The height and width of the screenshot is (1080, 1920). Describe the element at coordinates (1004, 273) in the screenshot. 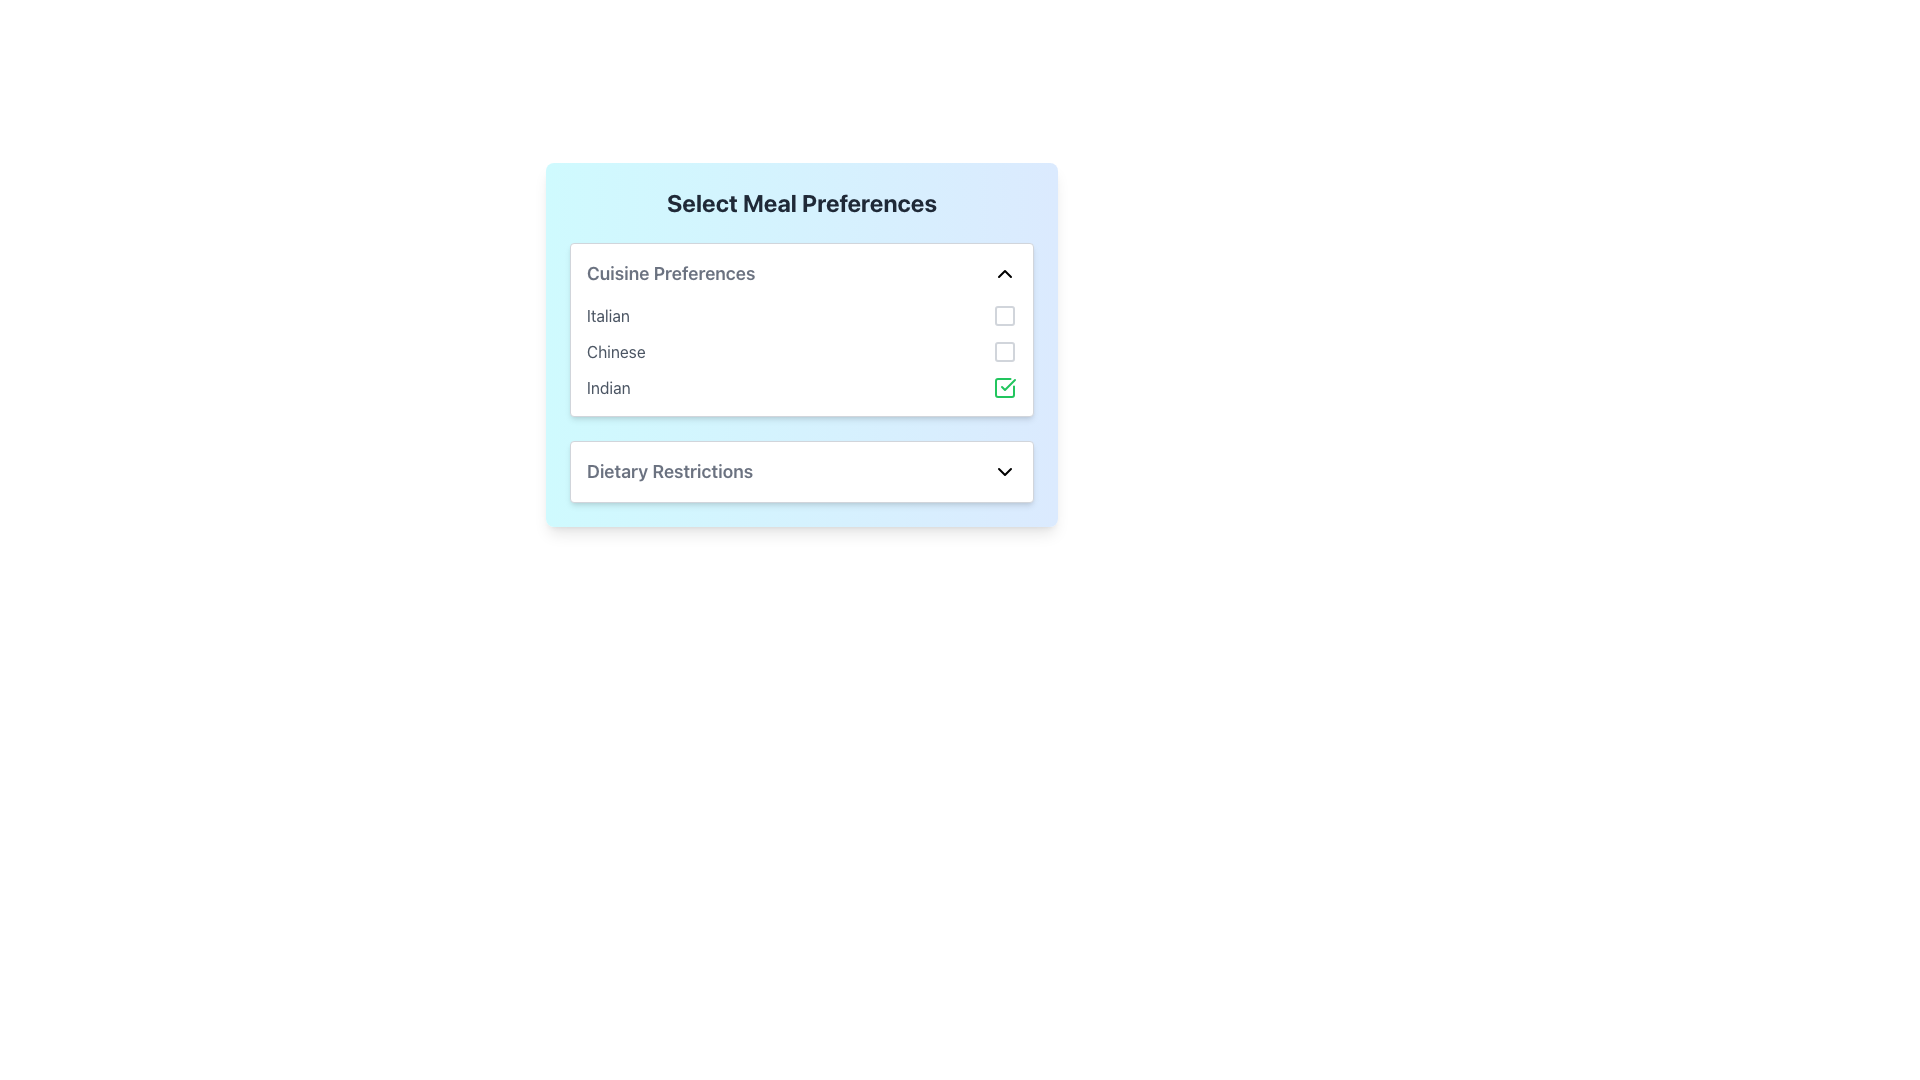

I see `the upward-facing chevron icon located to the right of the 'Cuisine Preferences' text` at that location.